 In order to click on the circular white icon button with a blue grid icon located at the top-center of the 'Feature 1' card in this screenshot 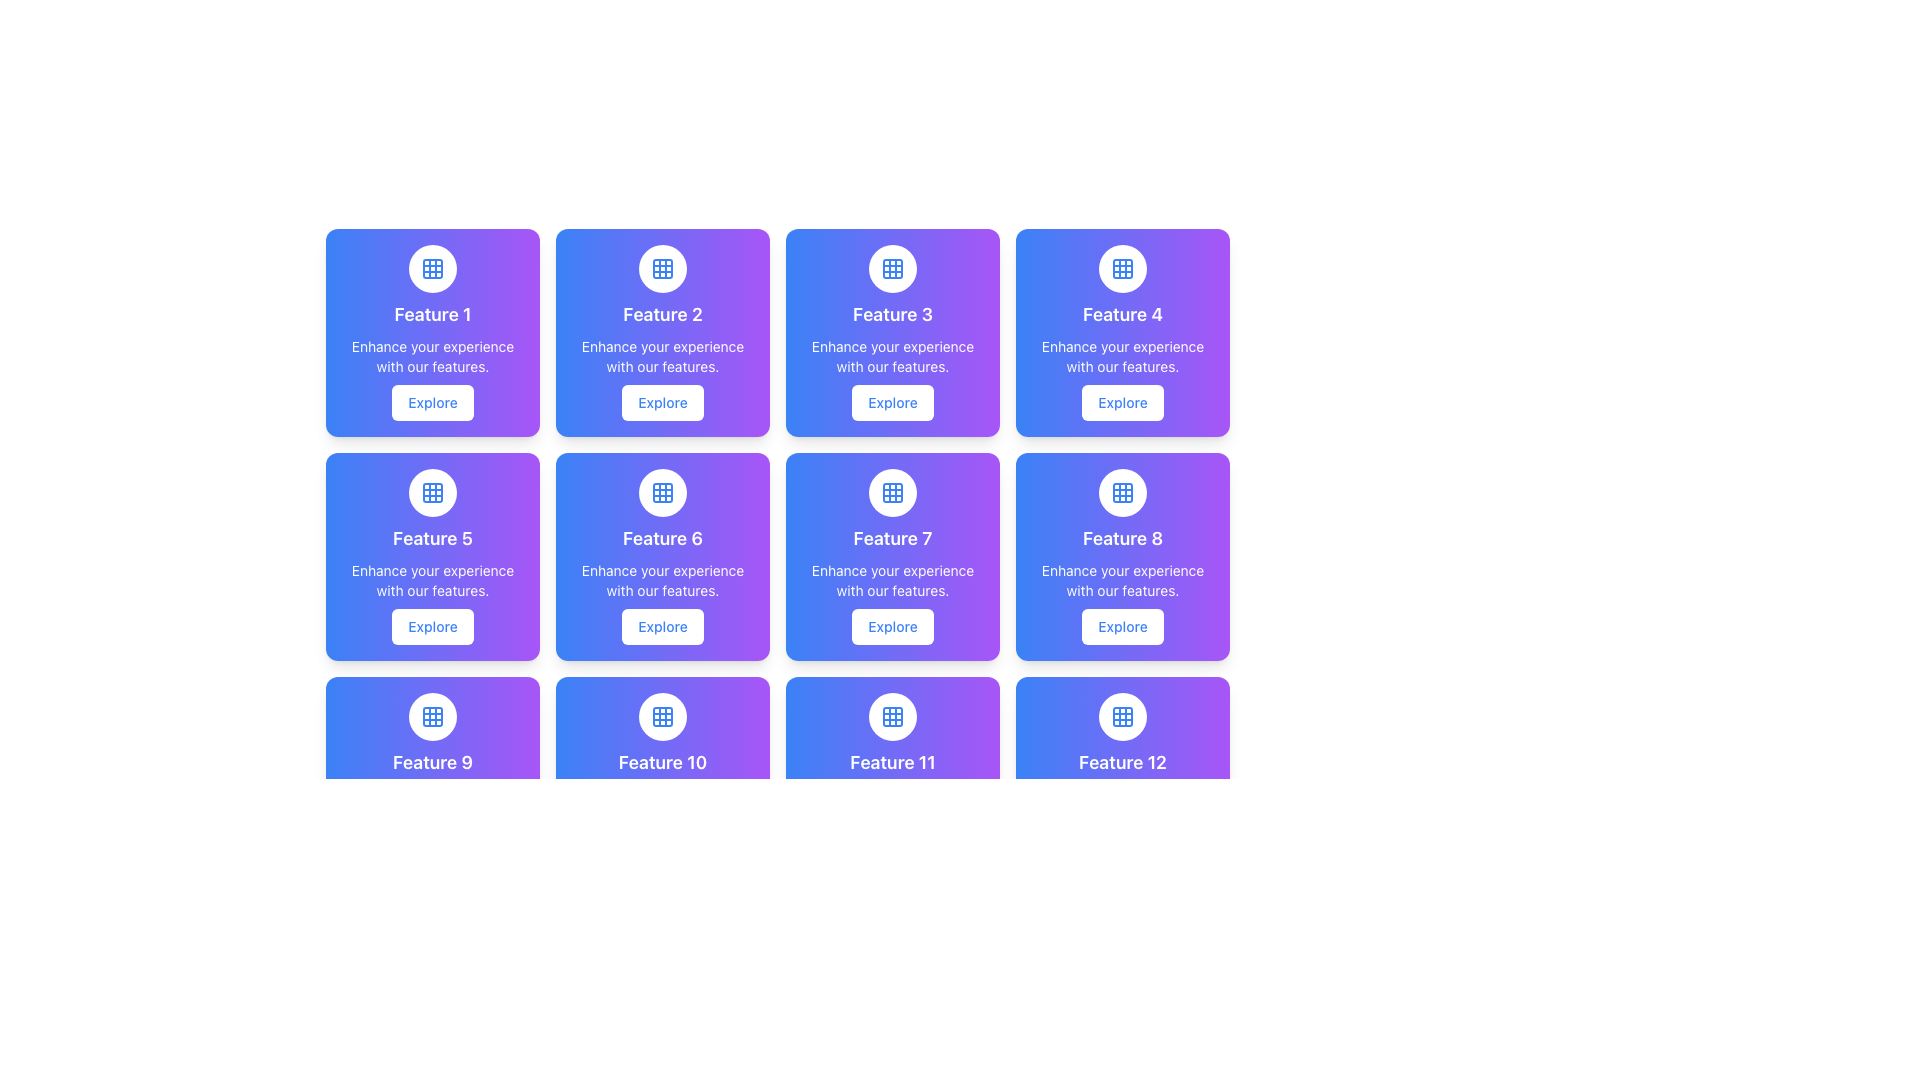, I will do `click(431, 268)`.